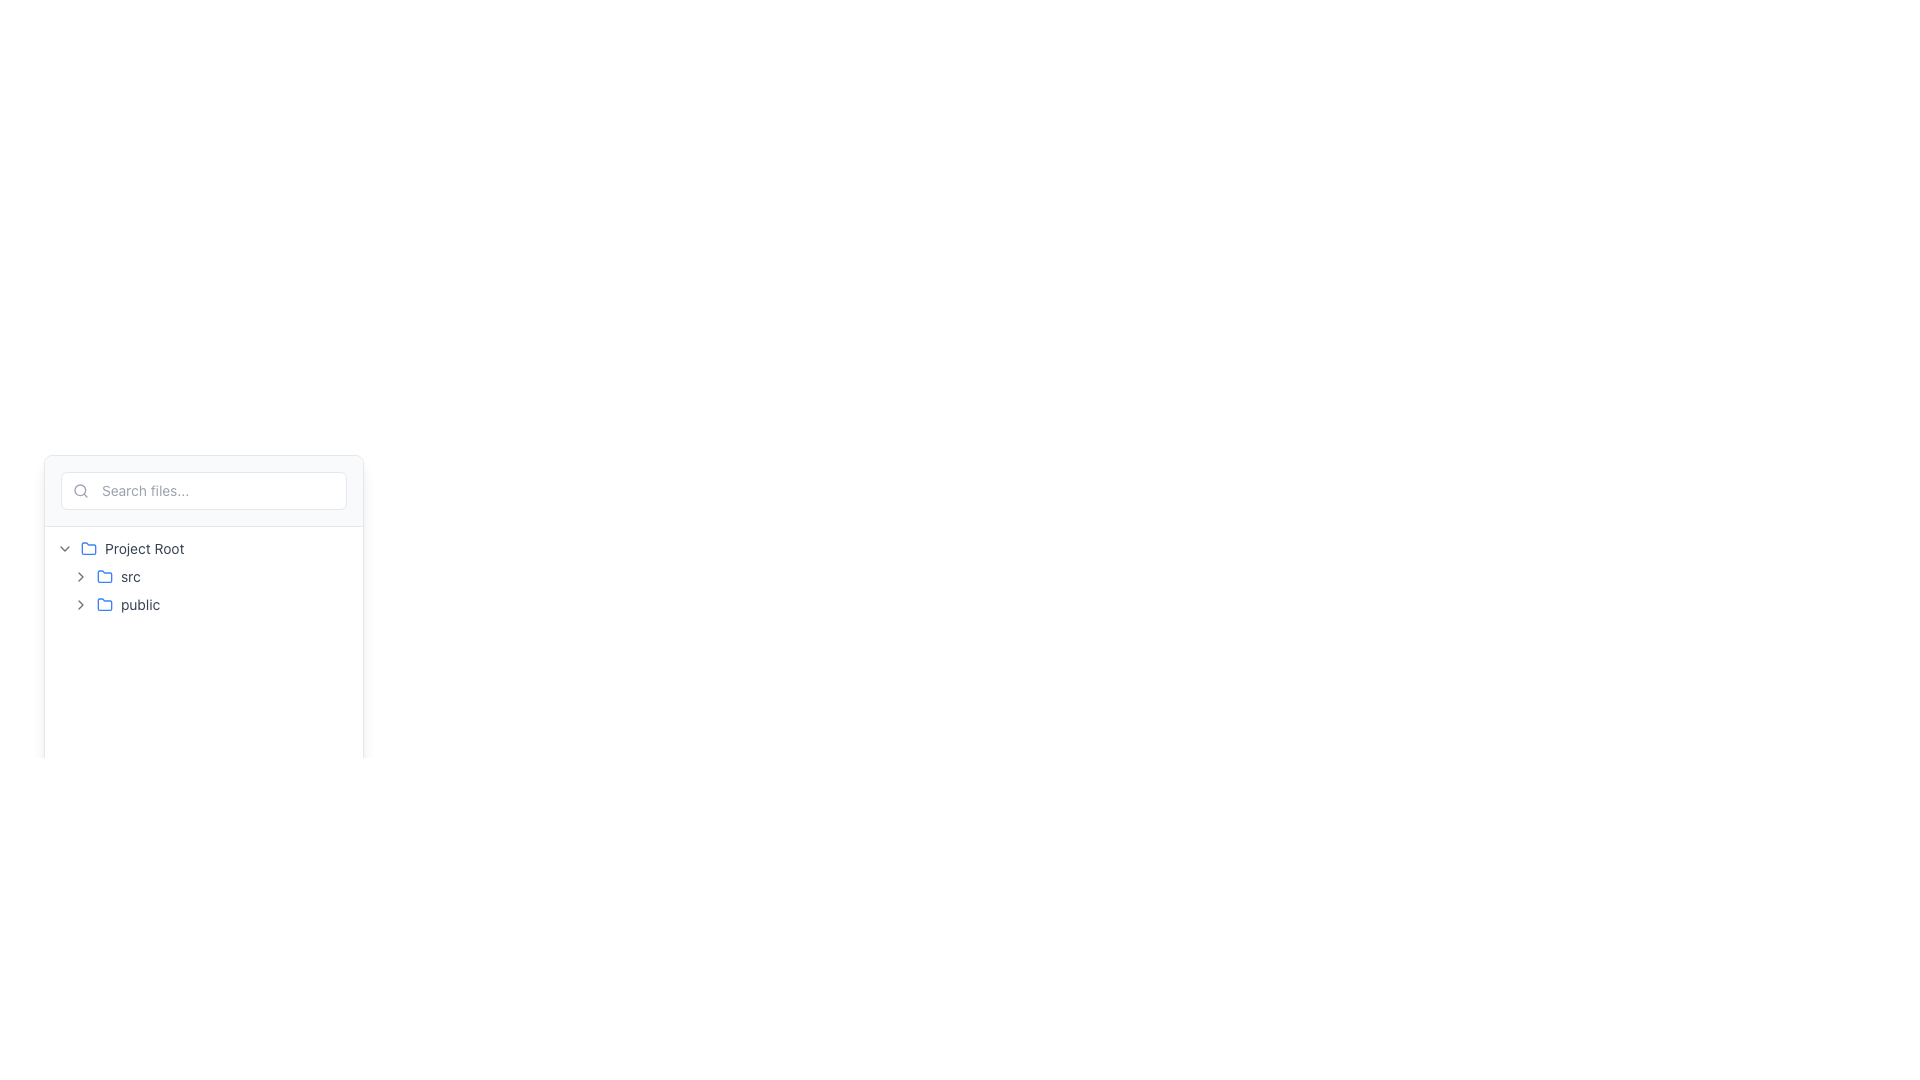  I want to click on the Toggle Icon located to the left of the 'Project Root' text, so click(65, 548).